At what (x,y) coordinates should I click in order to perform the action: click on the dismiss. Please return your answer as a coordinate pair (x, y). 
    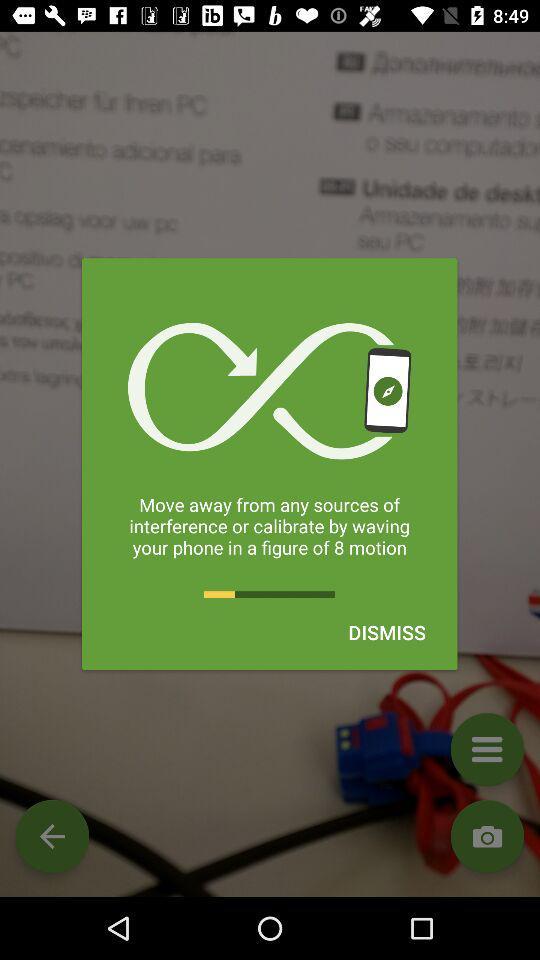
    Looking at the image, I should click on (387, 631).